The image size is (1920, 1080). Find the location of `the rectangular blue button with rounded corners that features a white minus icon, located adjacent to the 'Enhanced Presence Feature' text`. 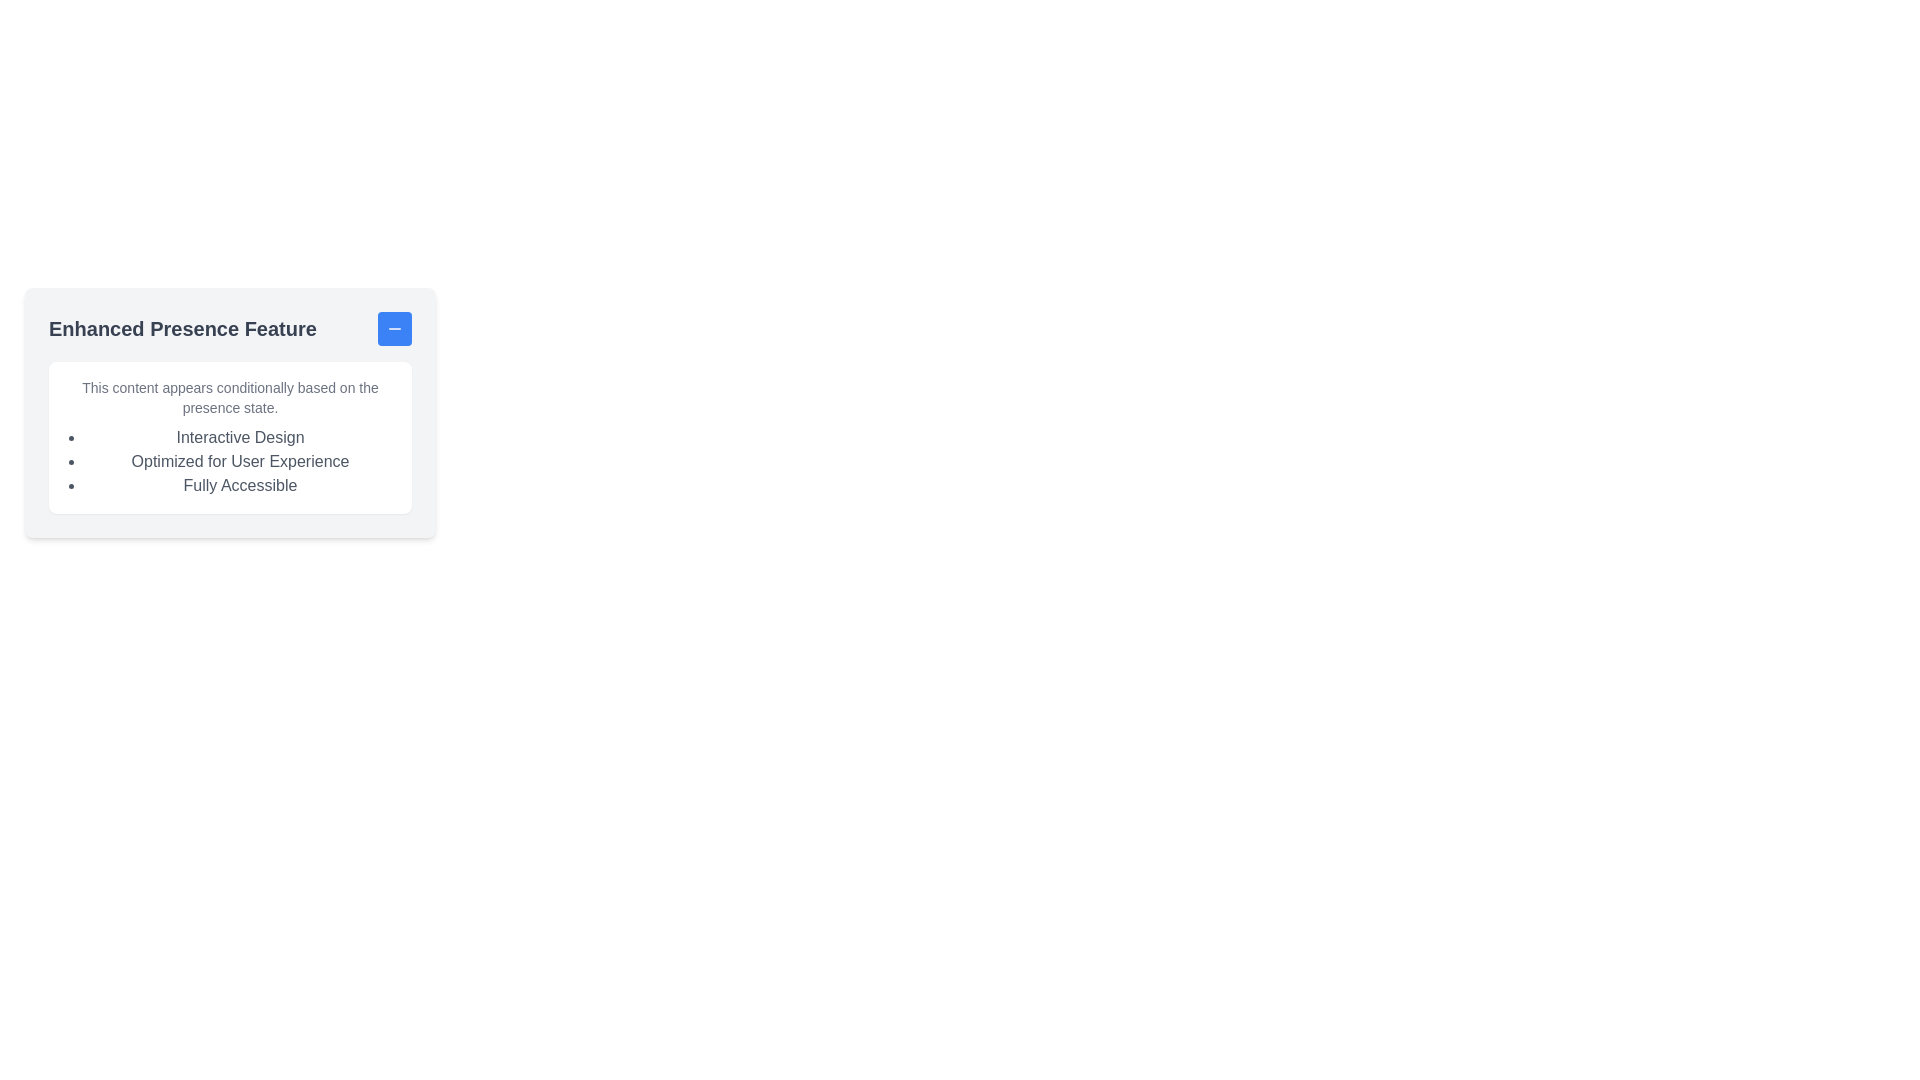

the rectangular blue button with rounded corners that features a white minus icon, located adjacent to the 'Enhanced Presence Feature' text is located at coordinates (394, 327).